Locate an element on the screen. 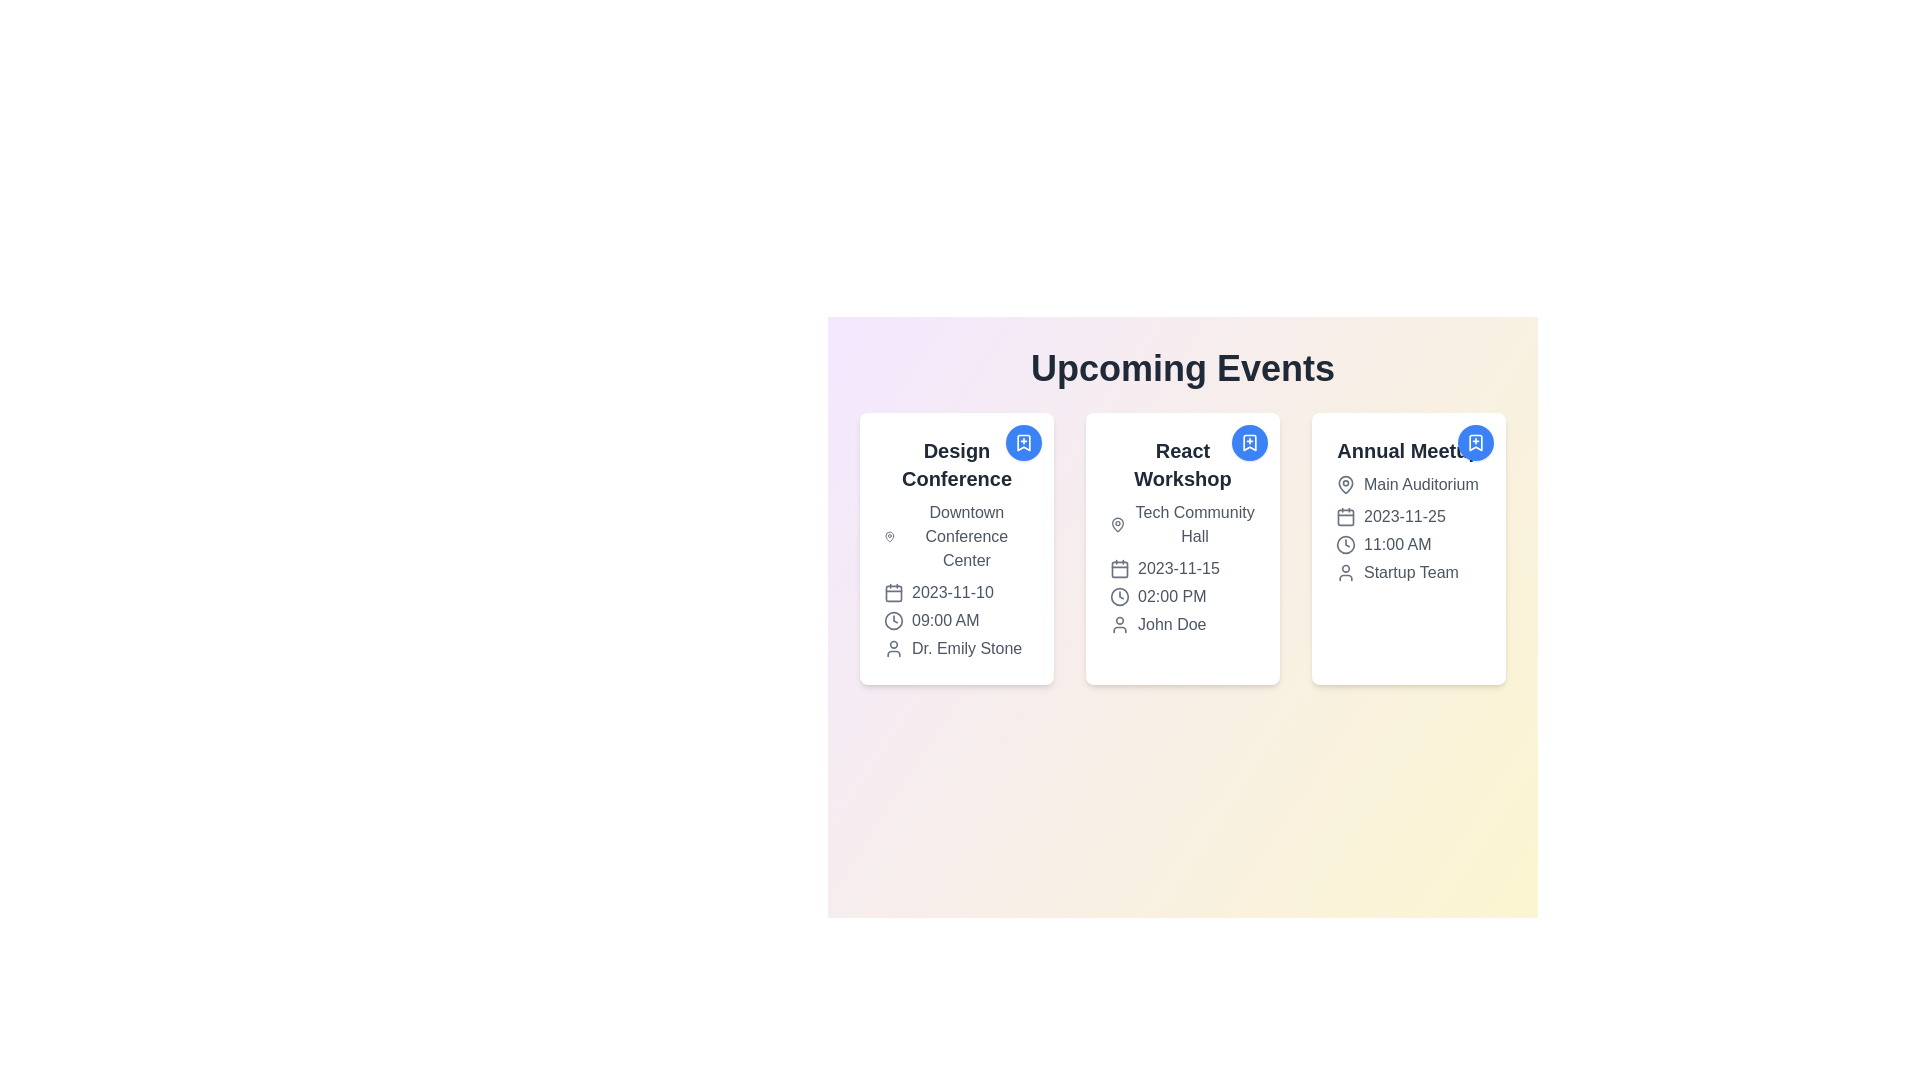 The image size is (1920, 1080). the map pin icon that visually indicates the location of the 'Downtown Conference Center' text in the first event card of the 'Upcoming Events' section is located at coordinates (888, 535).